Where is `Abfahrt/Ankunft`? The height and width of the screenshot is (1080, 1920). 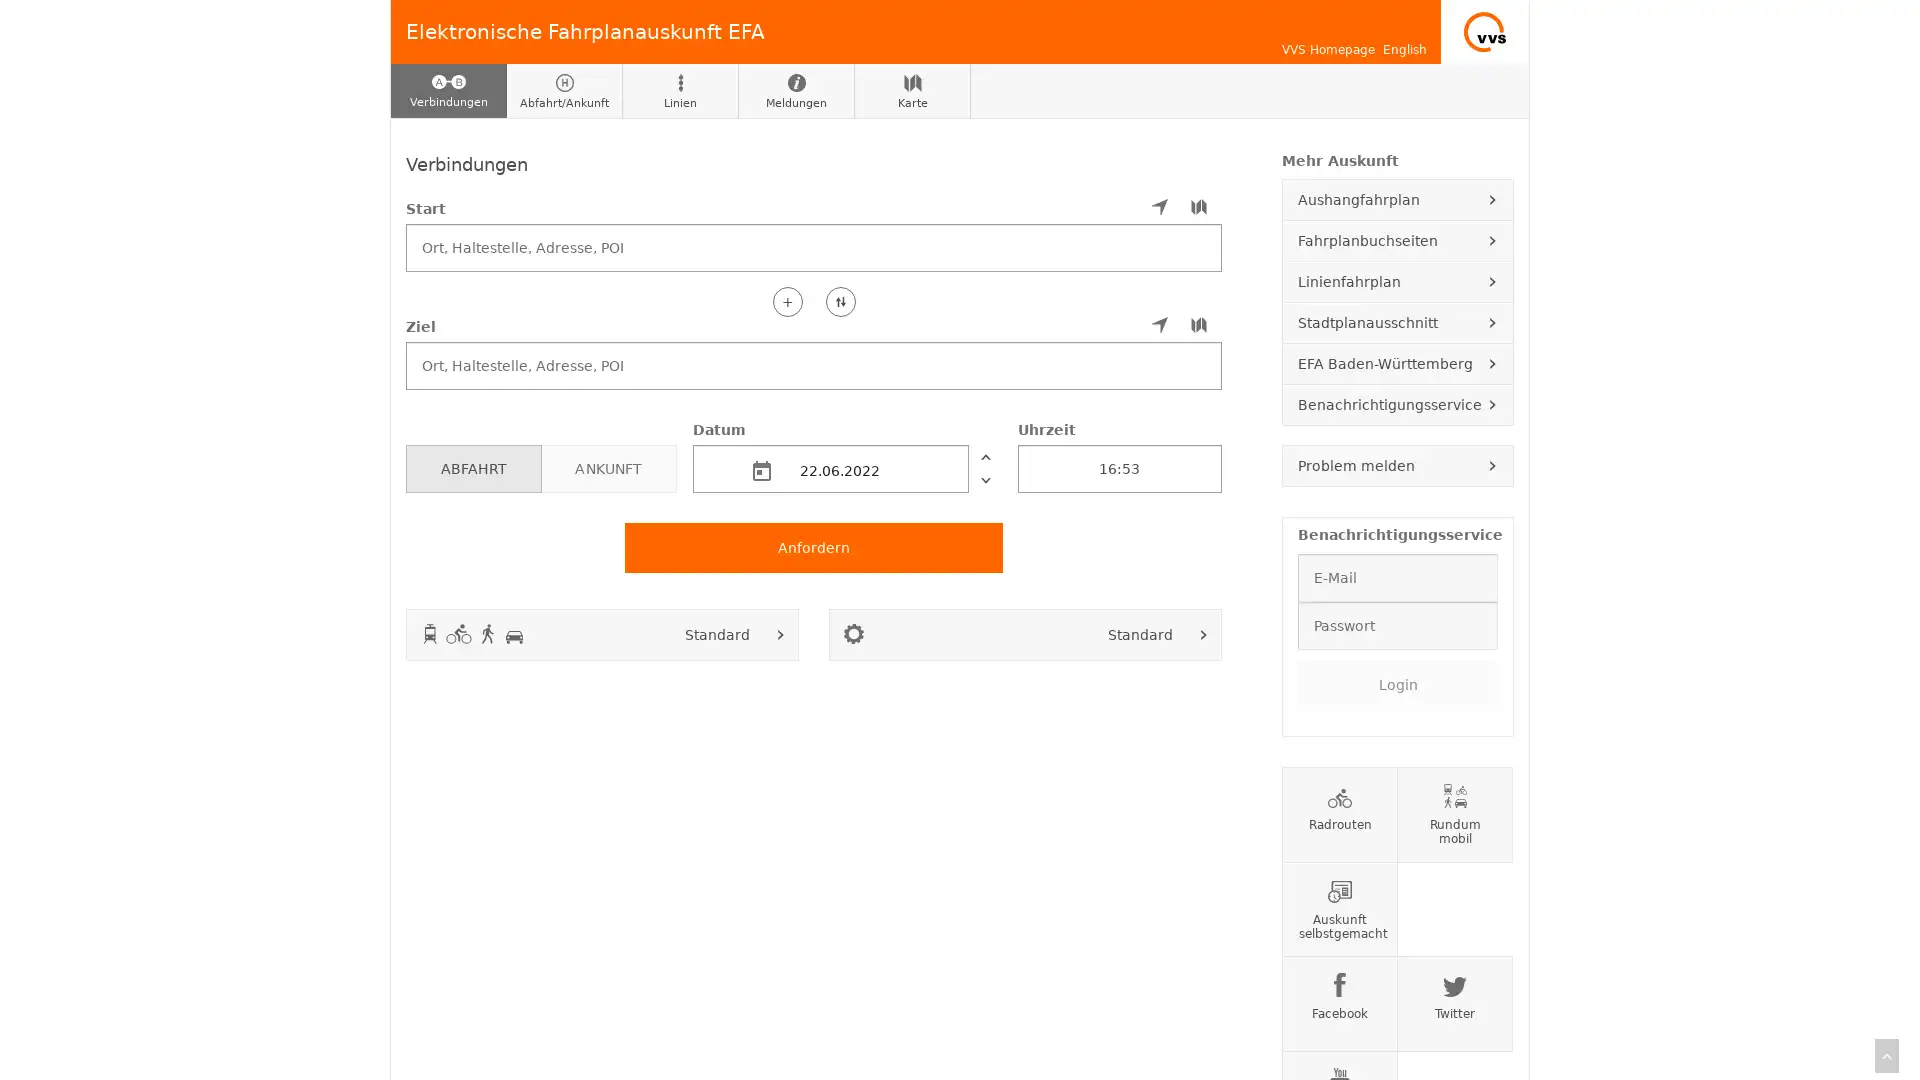 Abfahrt/Ankunft is located at coordinates (564, 91).